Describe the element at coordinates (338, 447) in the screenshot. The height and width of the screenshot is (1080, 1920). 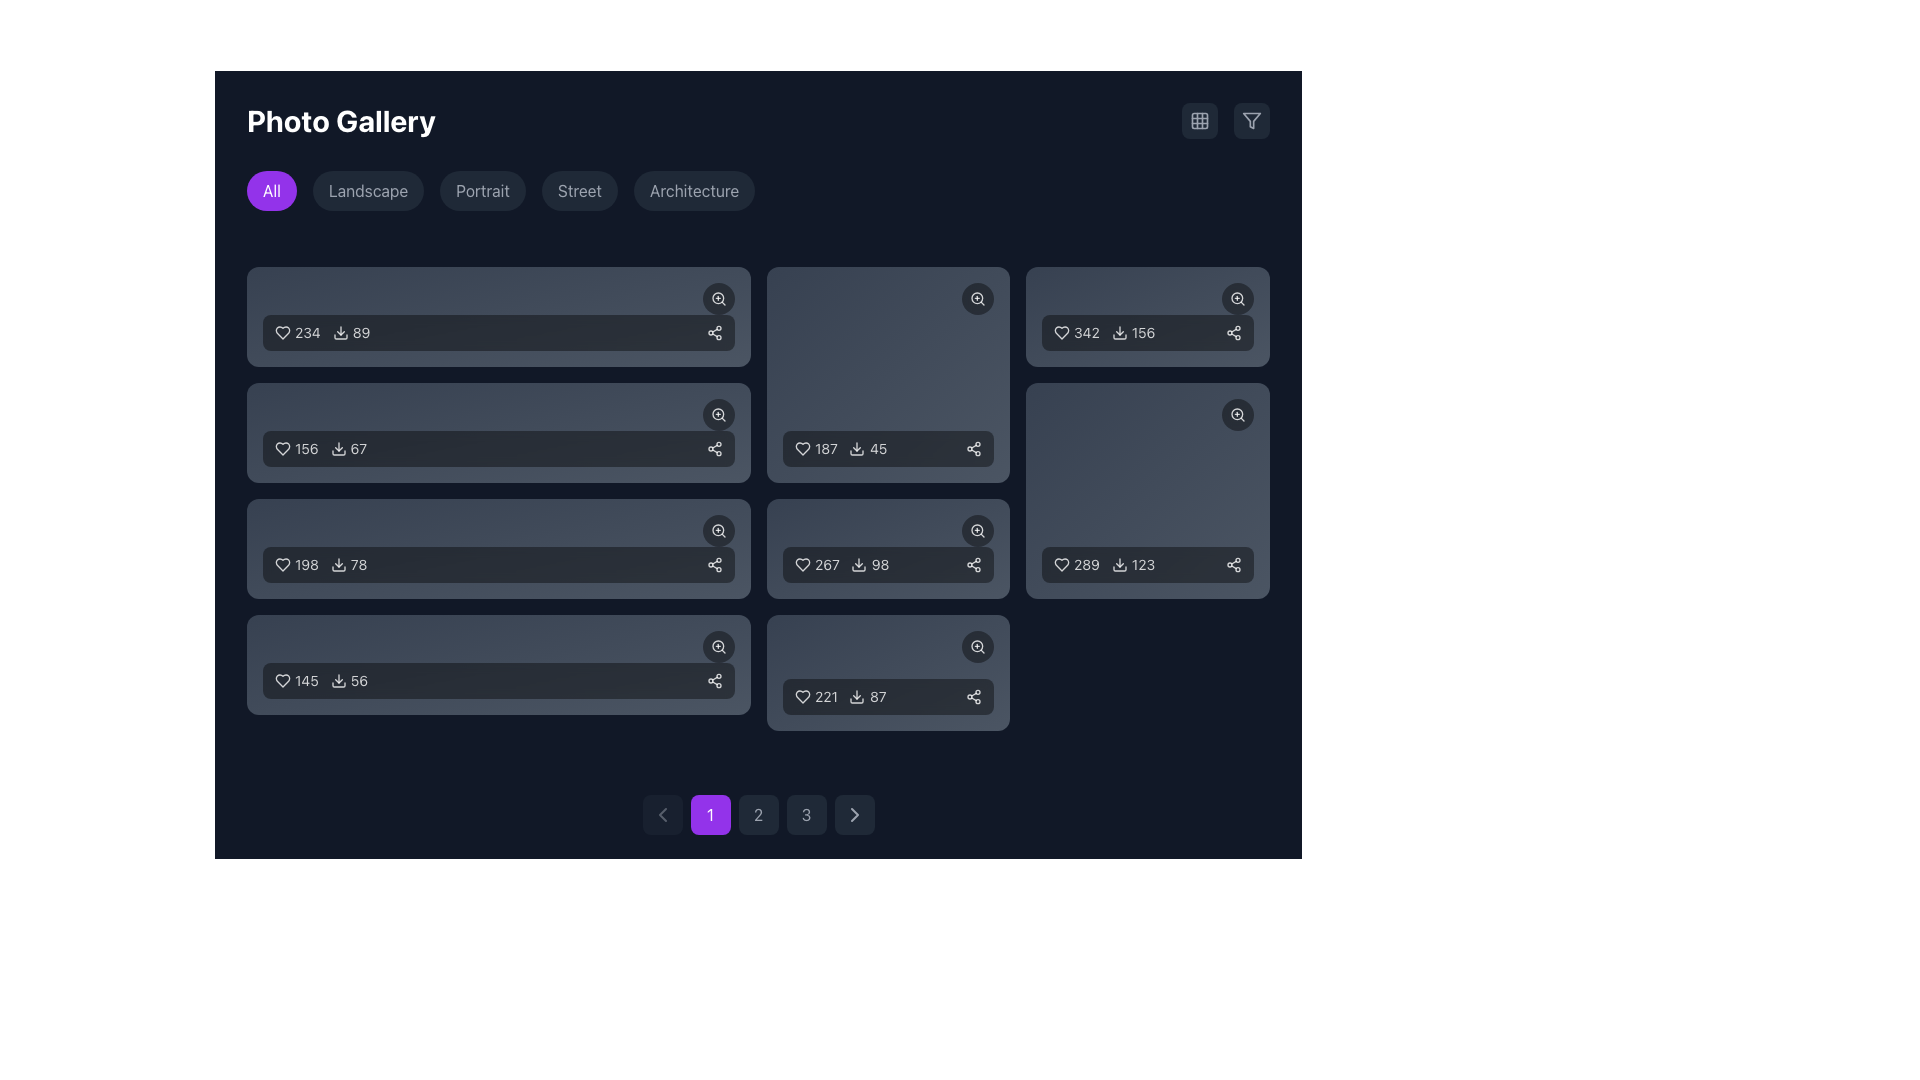
I see `the download icon, which is a small, thin, white outlined downward arrow located in the second card of the gallery layout, to the right of the heart icon and before the text block displaying '67'` at that location.